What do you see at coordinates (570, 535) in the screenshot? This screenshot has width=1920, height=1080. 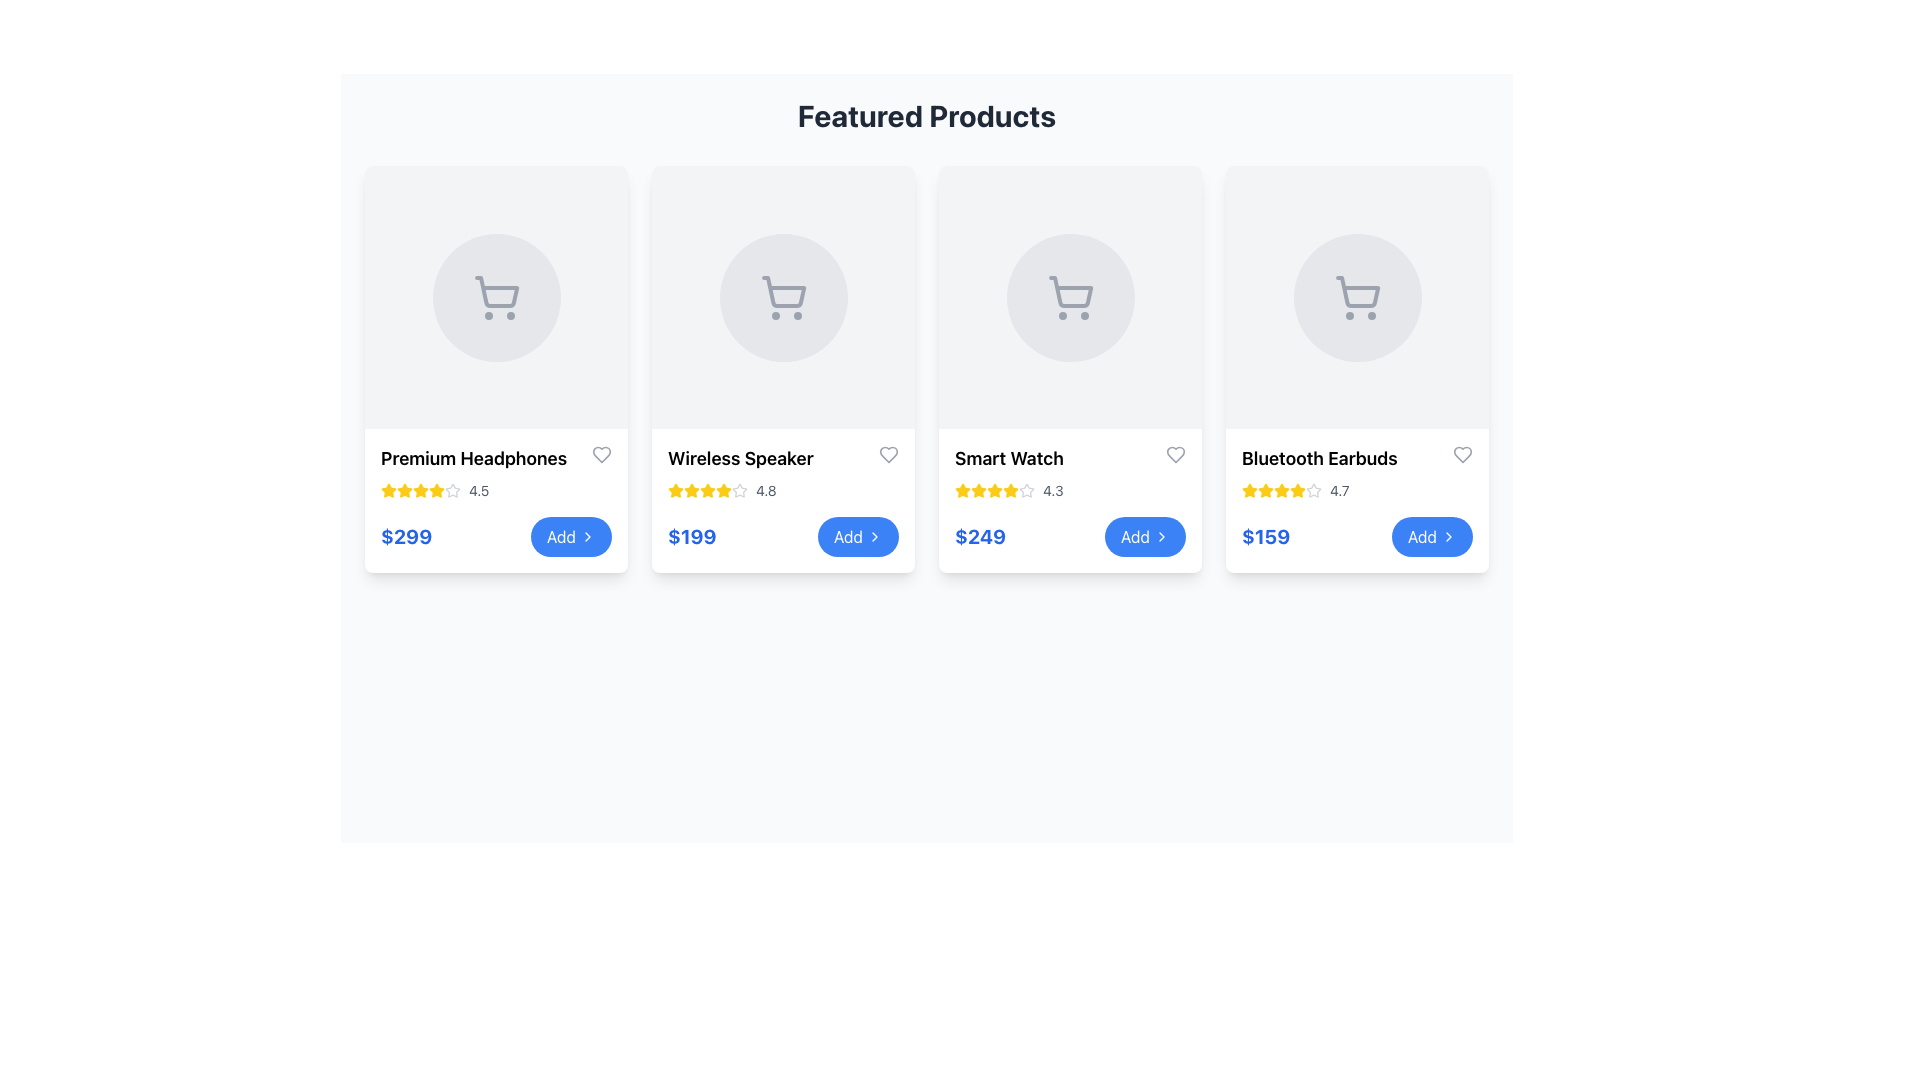 I see `the blue 'Add' button with a chevron icon, positioned next to the '$299' text element` at bounding box center [570, 535].